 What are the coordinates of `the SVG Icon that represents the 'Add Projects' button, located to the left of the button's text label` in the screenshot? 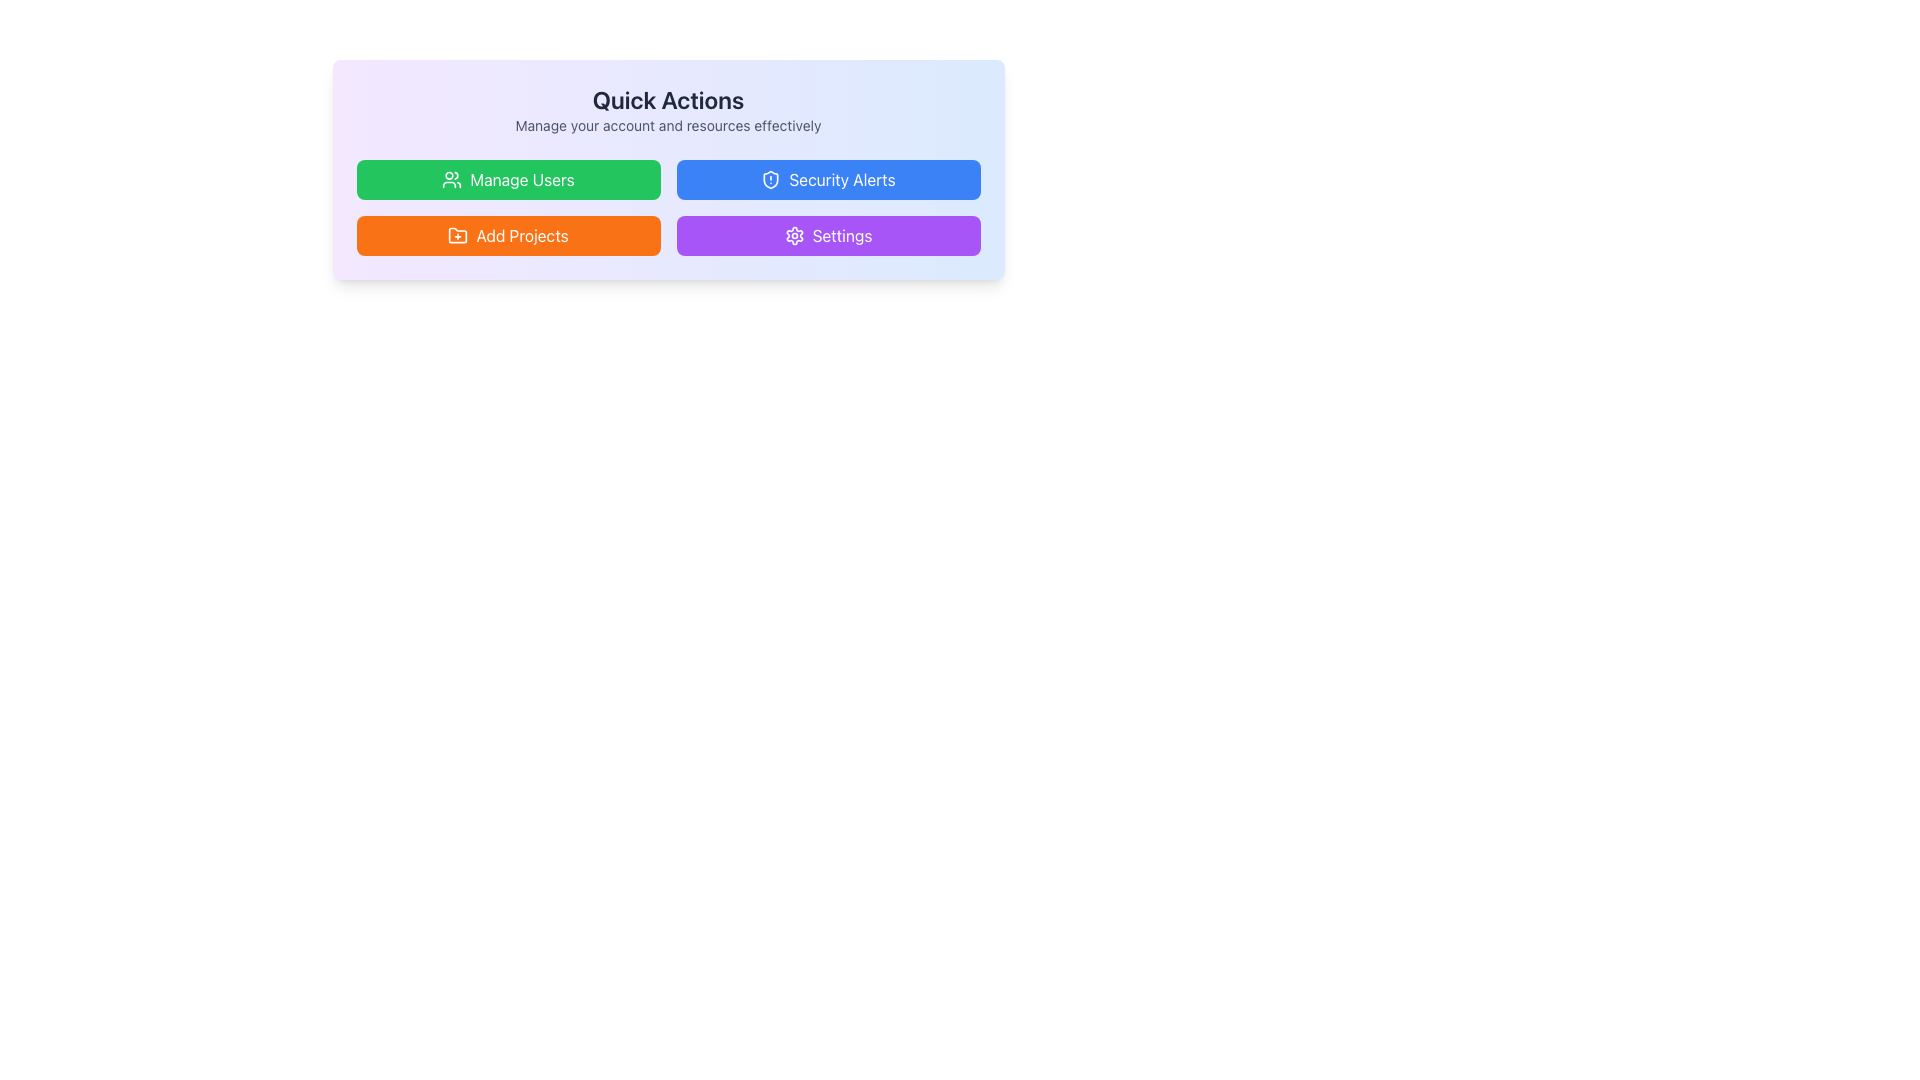 It's located at (457, 234).